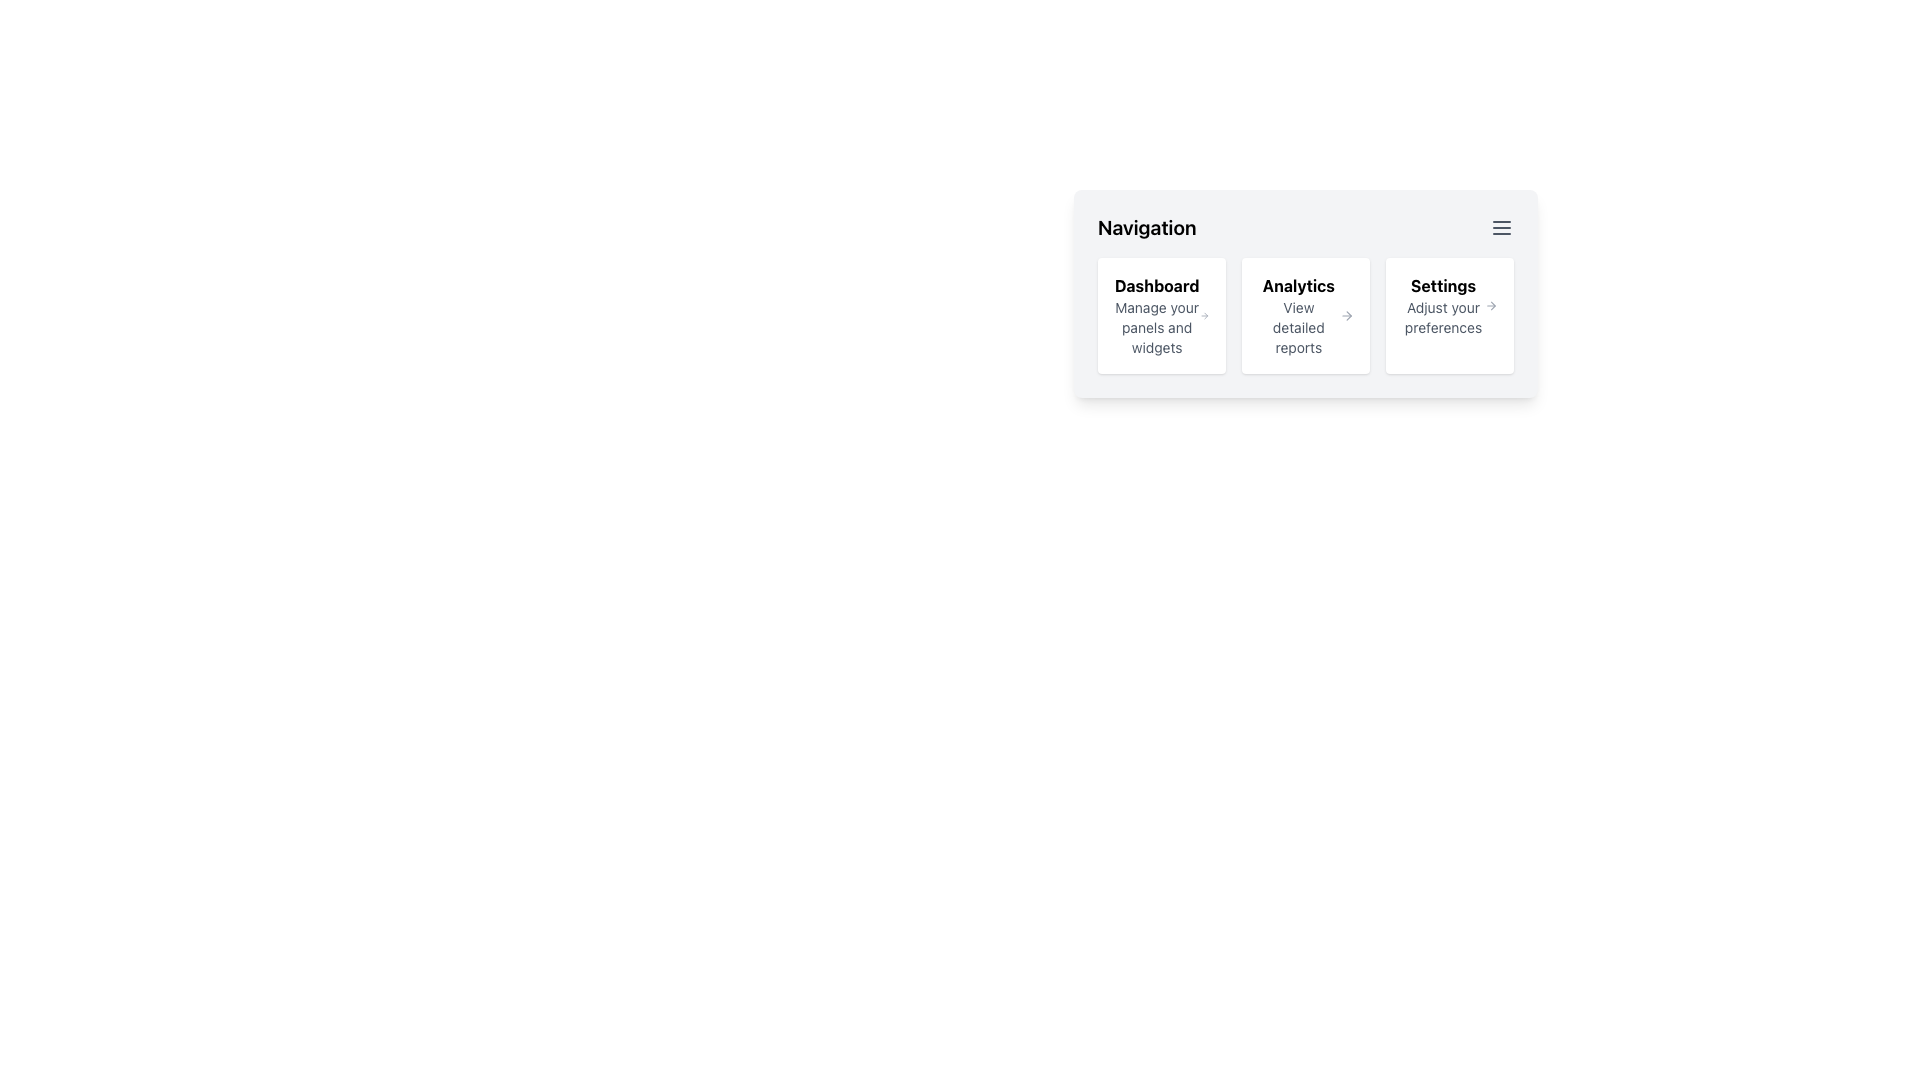  I want to click on the Linkable card item with the bold title 'Dashboard' and subtitle 'Manage your panels and widgets', which is the first card in a series of three, located at the leftmost position in the layout, so click(1161, 315).